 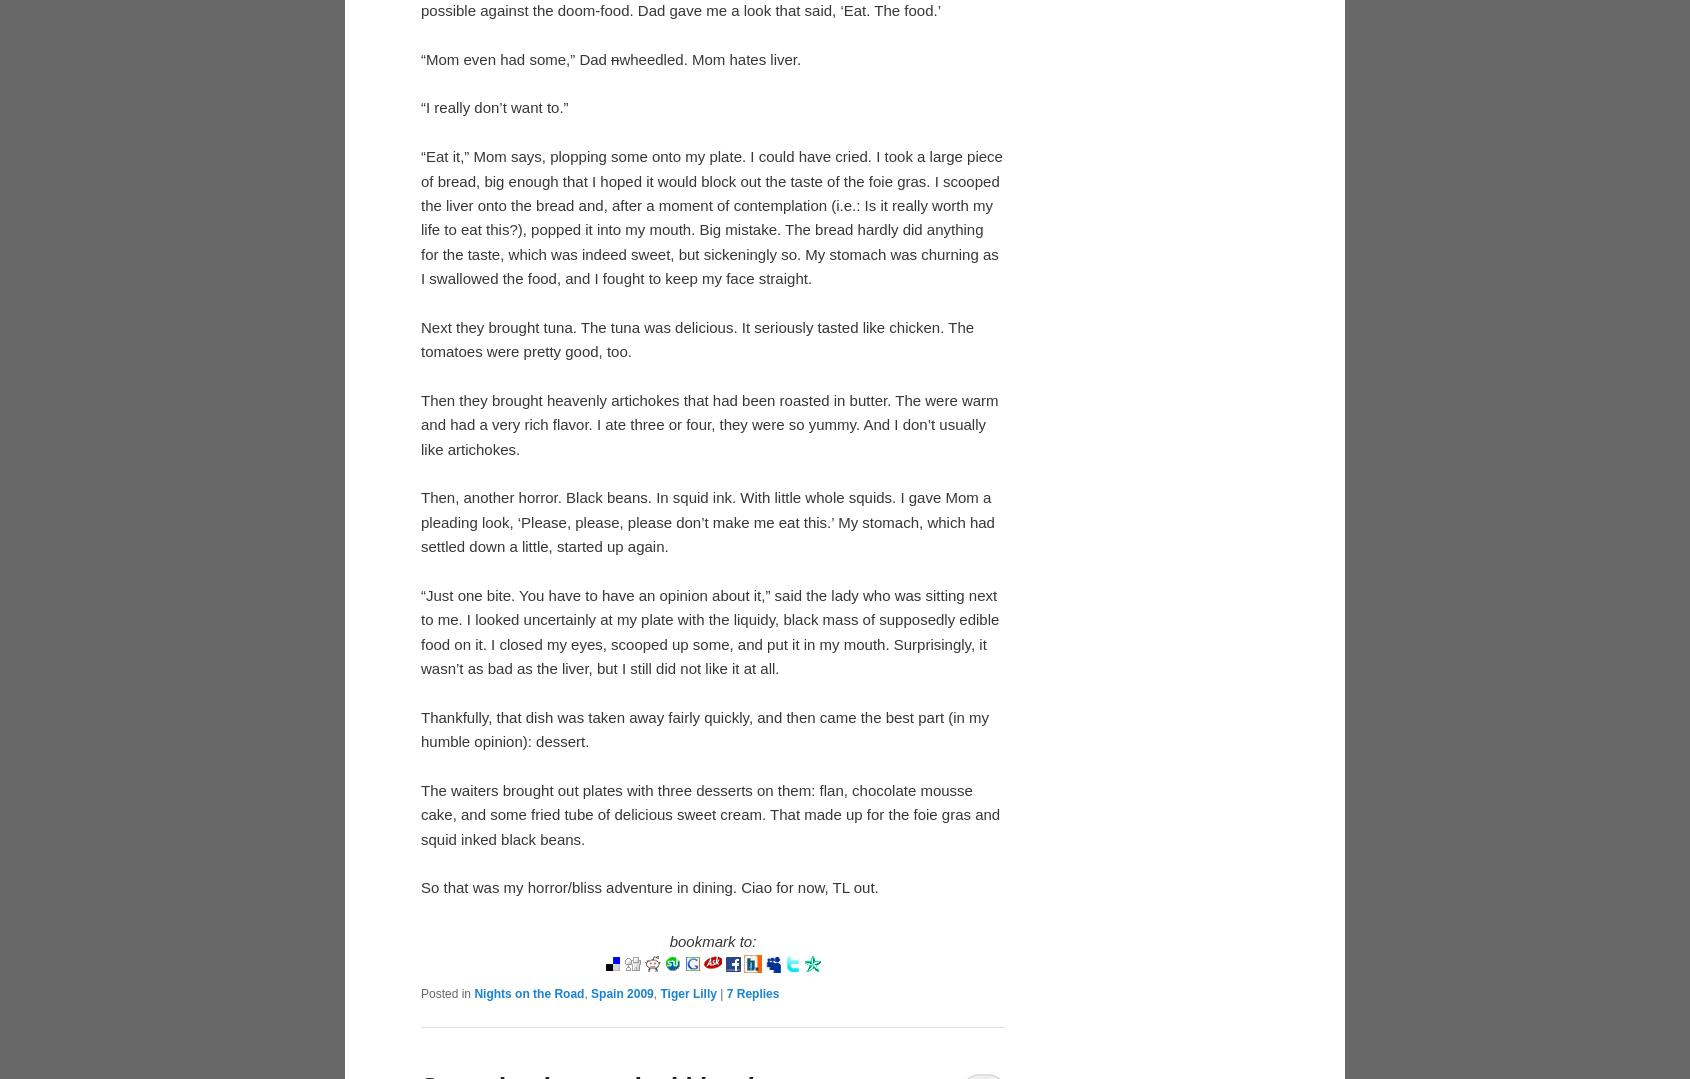 I want to click on '|', so click(x=721, y=992).